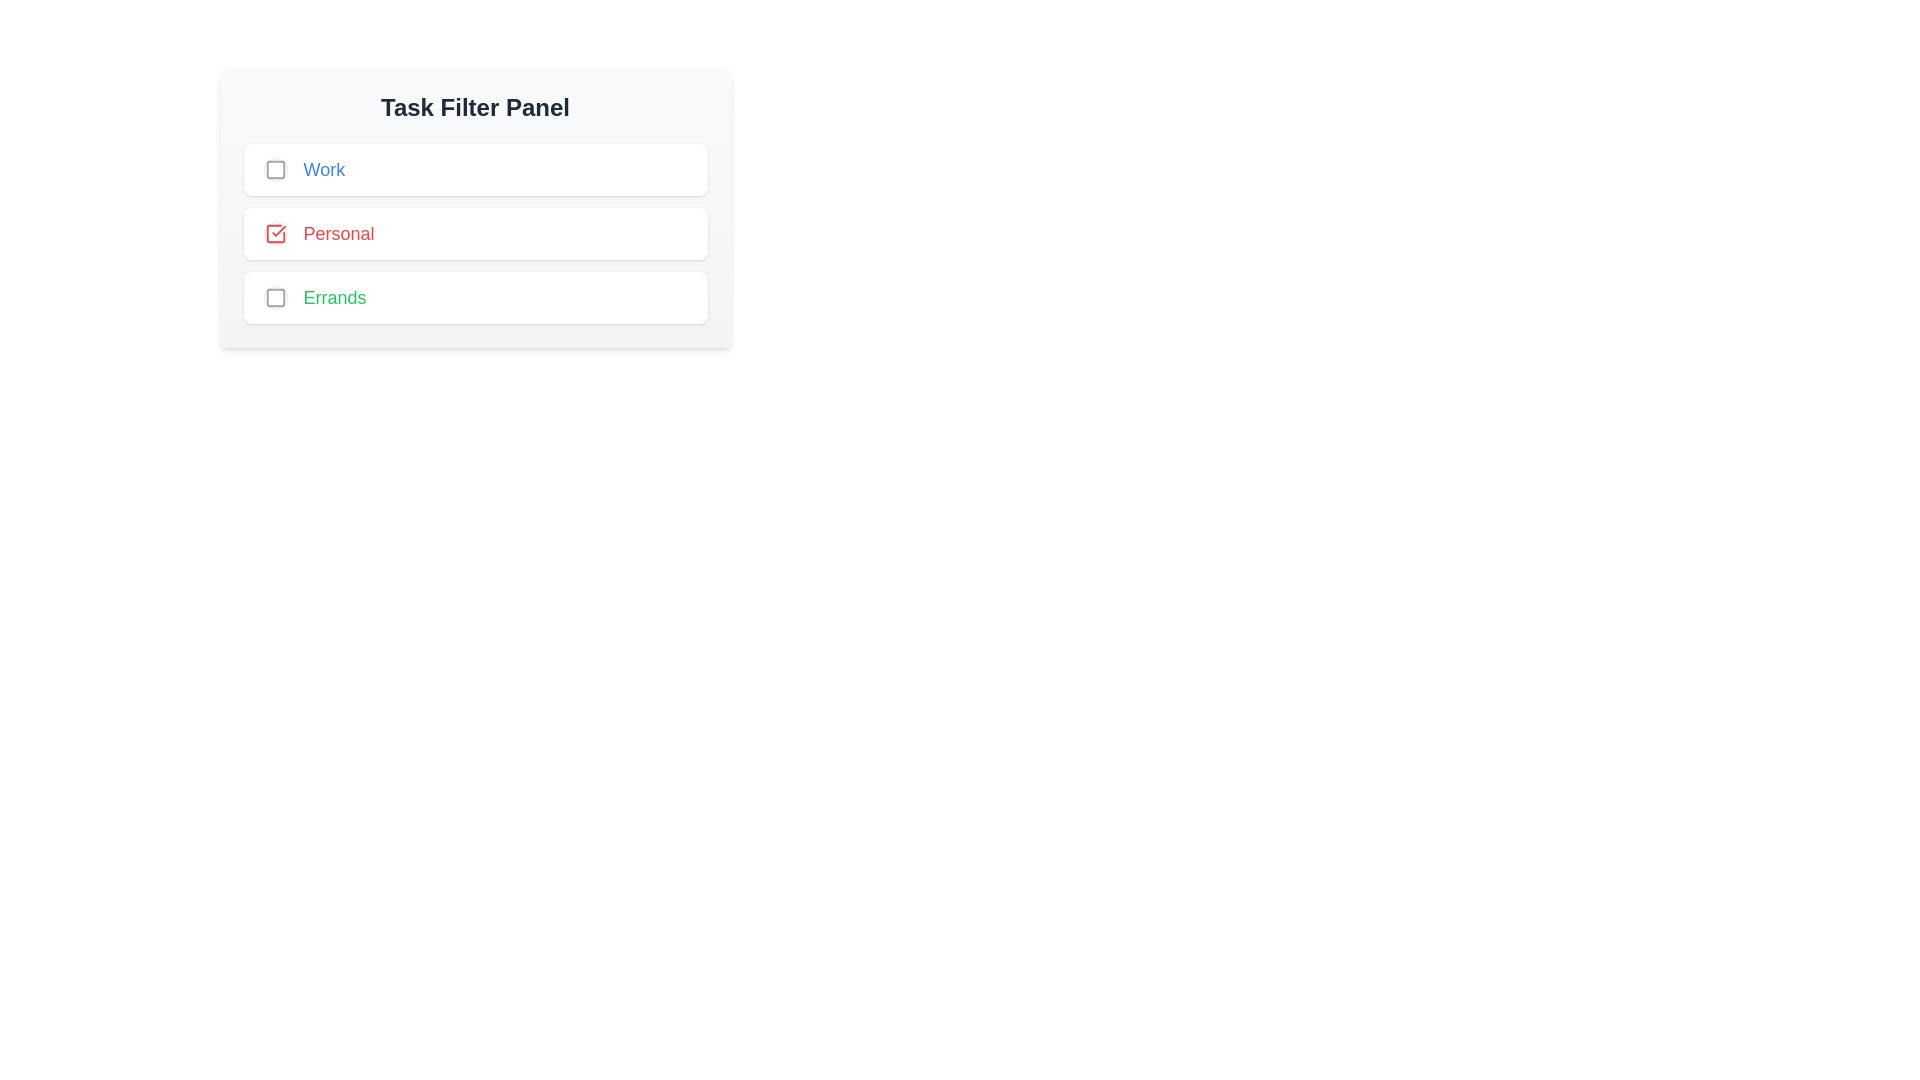 The height and width of the screenshot is (1080, 1920). I want to click on the 'Personal' text label in the task filter panel, so click(339, 233).